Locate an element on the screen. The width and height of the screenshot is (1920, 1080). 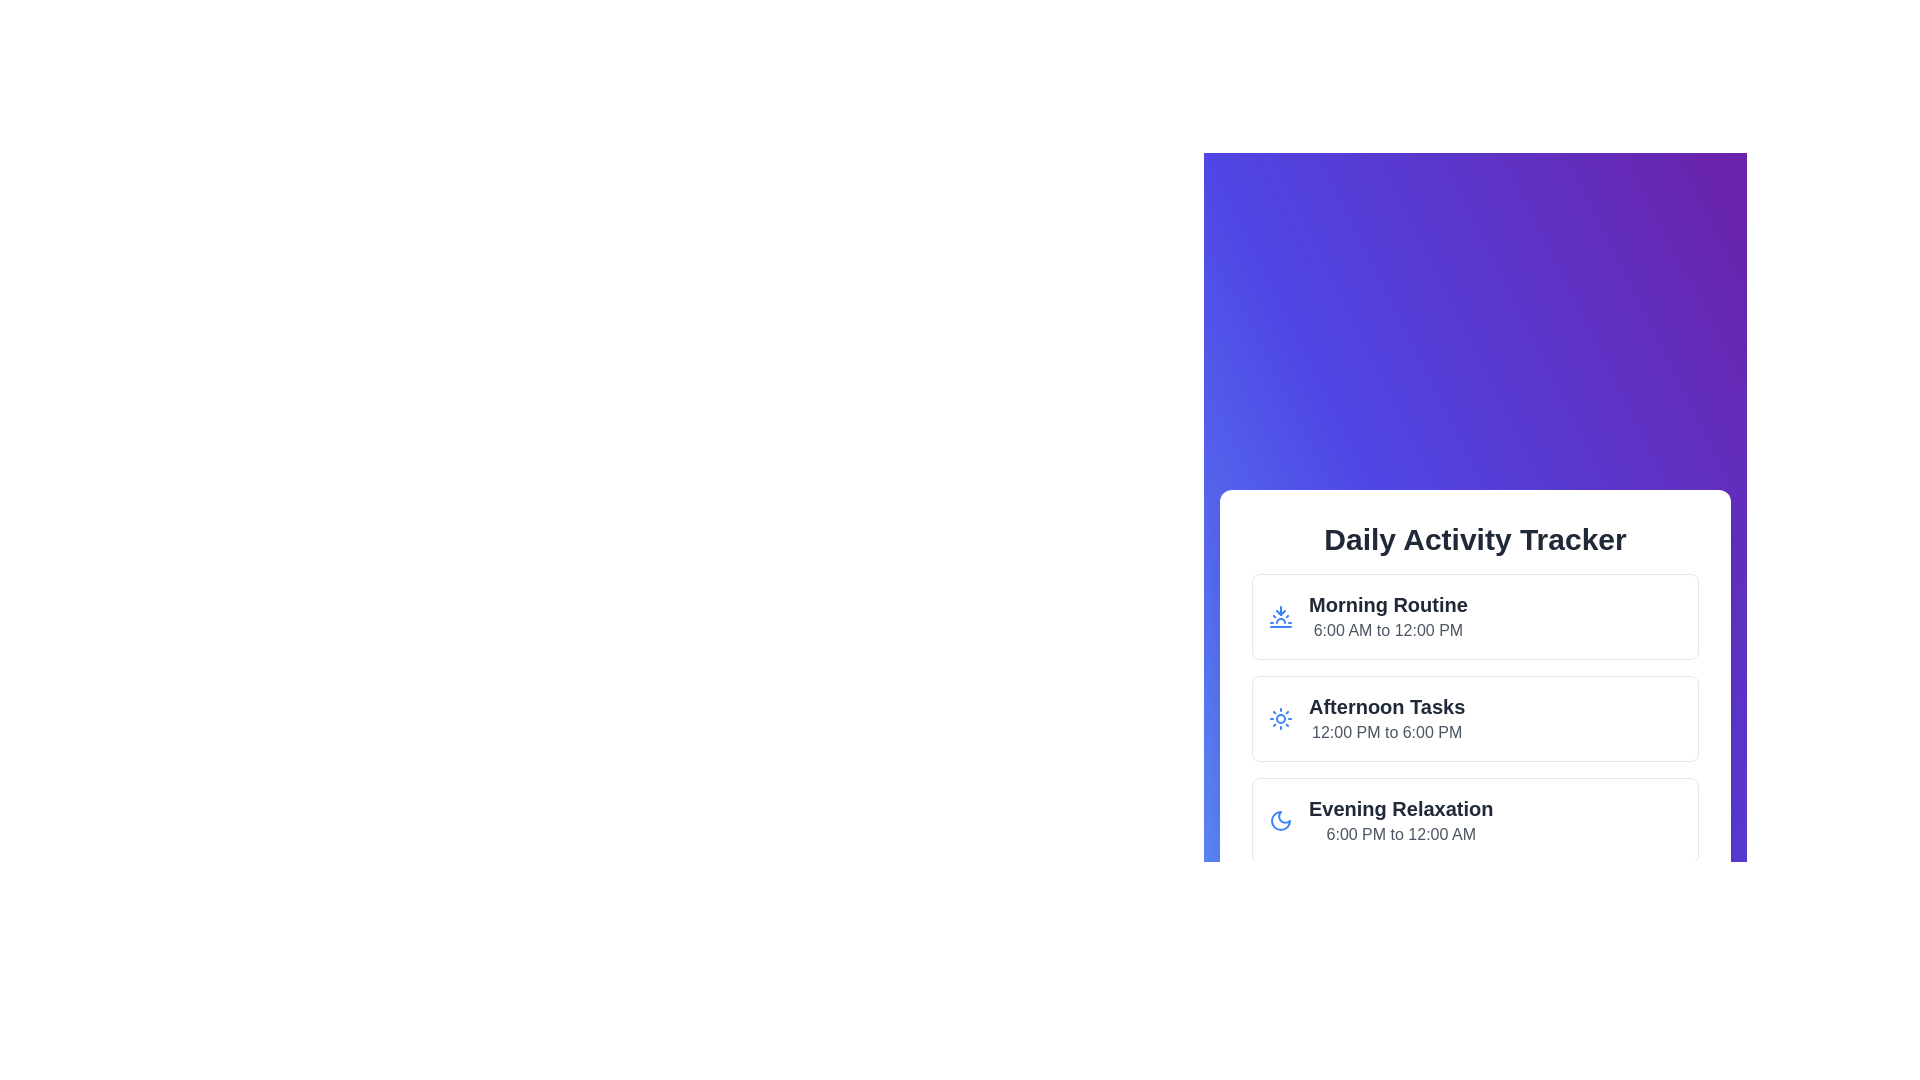
the 'Afternoon Tasks' text block, which is a two-line text element located is located at coordinates (1386, 717).